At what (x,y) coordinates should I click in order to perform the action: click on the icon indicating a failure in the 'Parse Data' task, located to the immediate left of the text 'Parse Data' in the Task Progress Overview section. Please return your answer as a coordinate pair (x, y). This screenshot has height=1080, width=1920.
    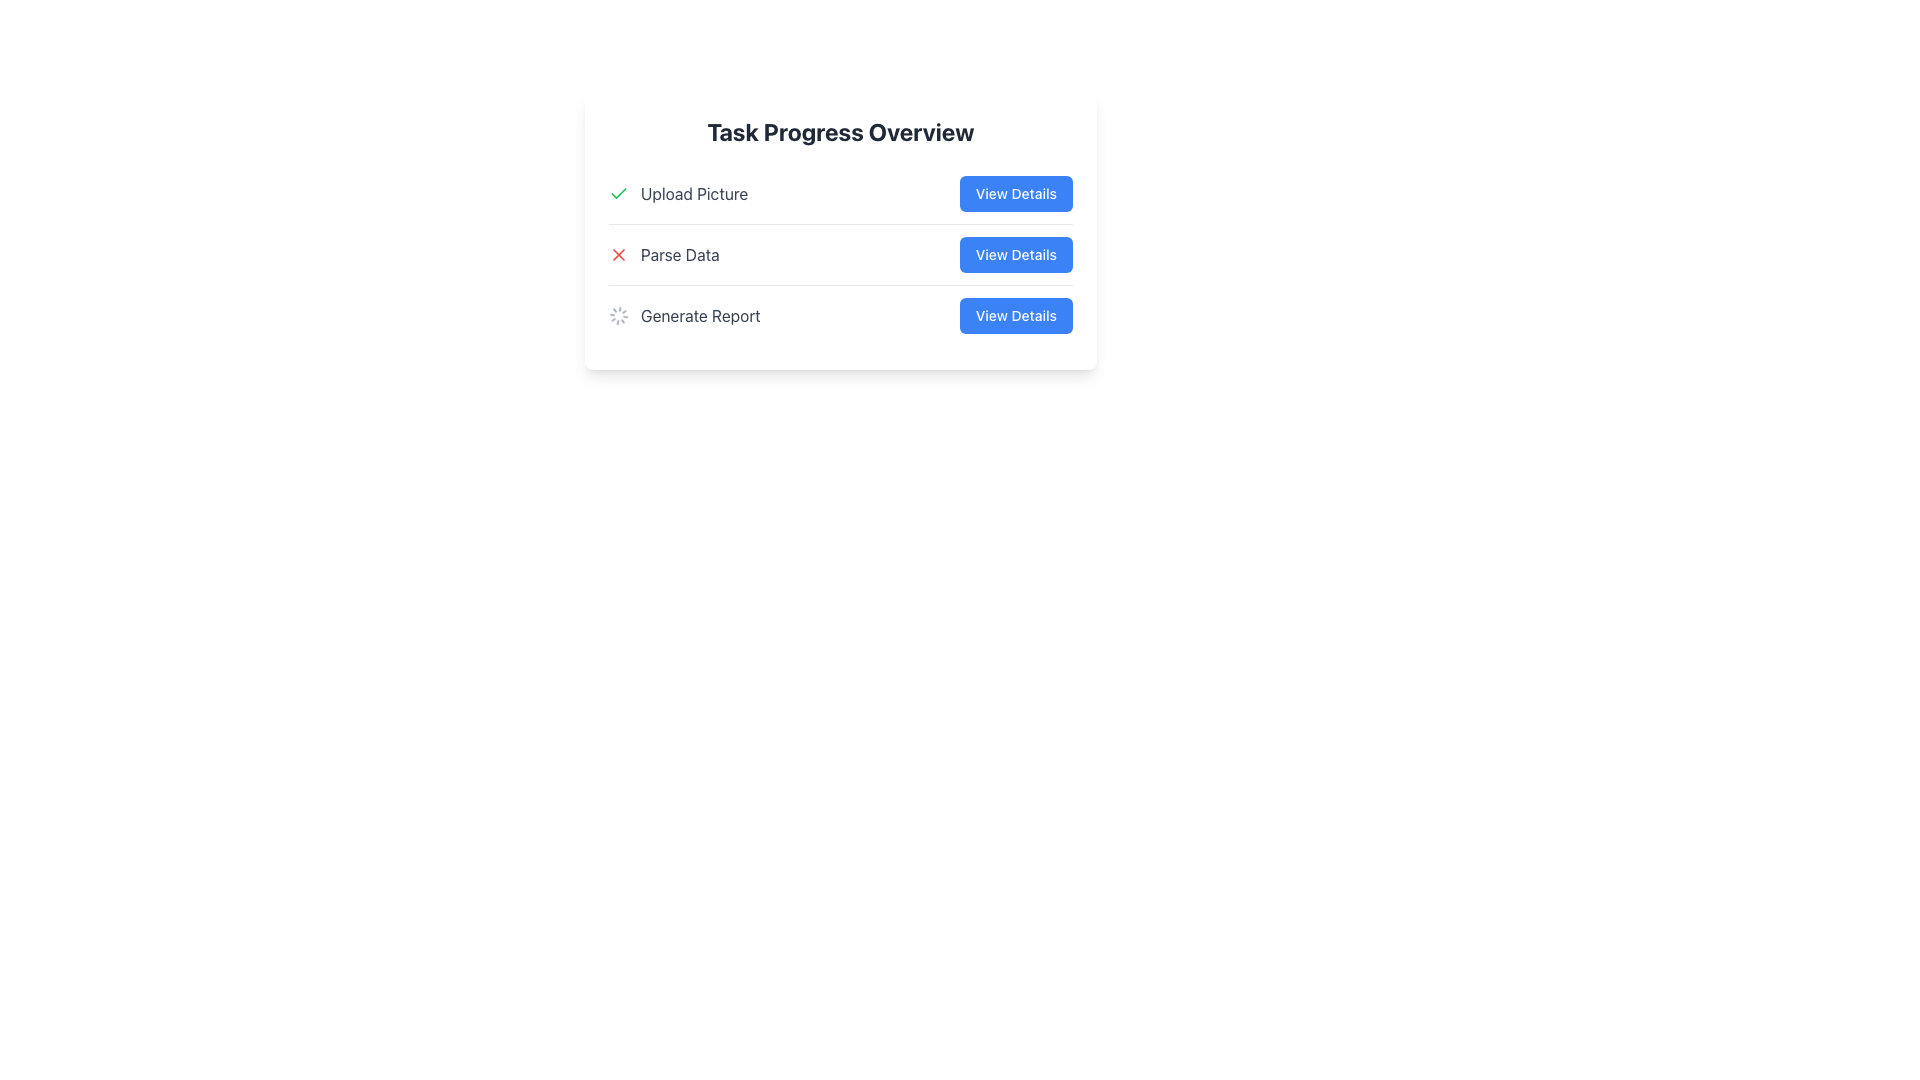
    Looking at the image, I should click on (618, 253).